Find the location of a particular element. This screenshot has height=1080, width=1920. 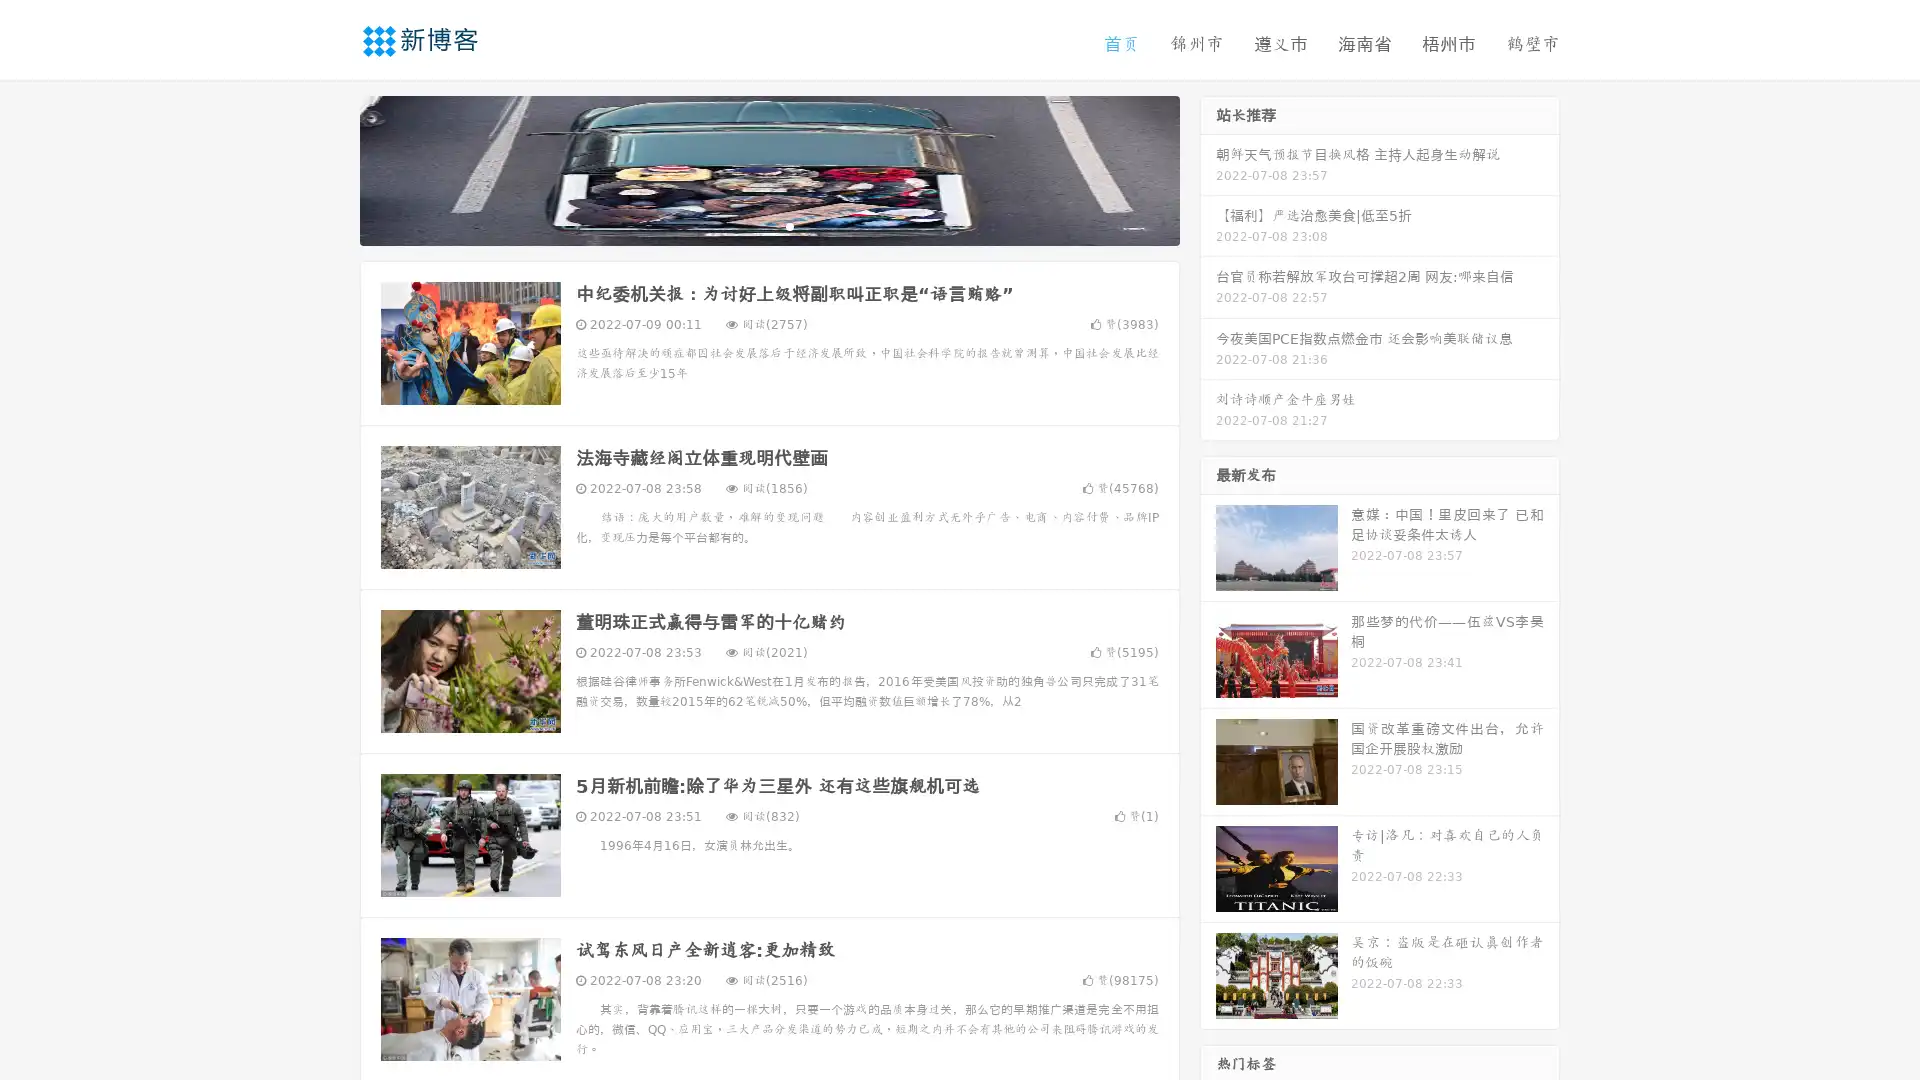

Go to slide 3 is located at coordinates (789, 225).